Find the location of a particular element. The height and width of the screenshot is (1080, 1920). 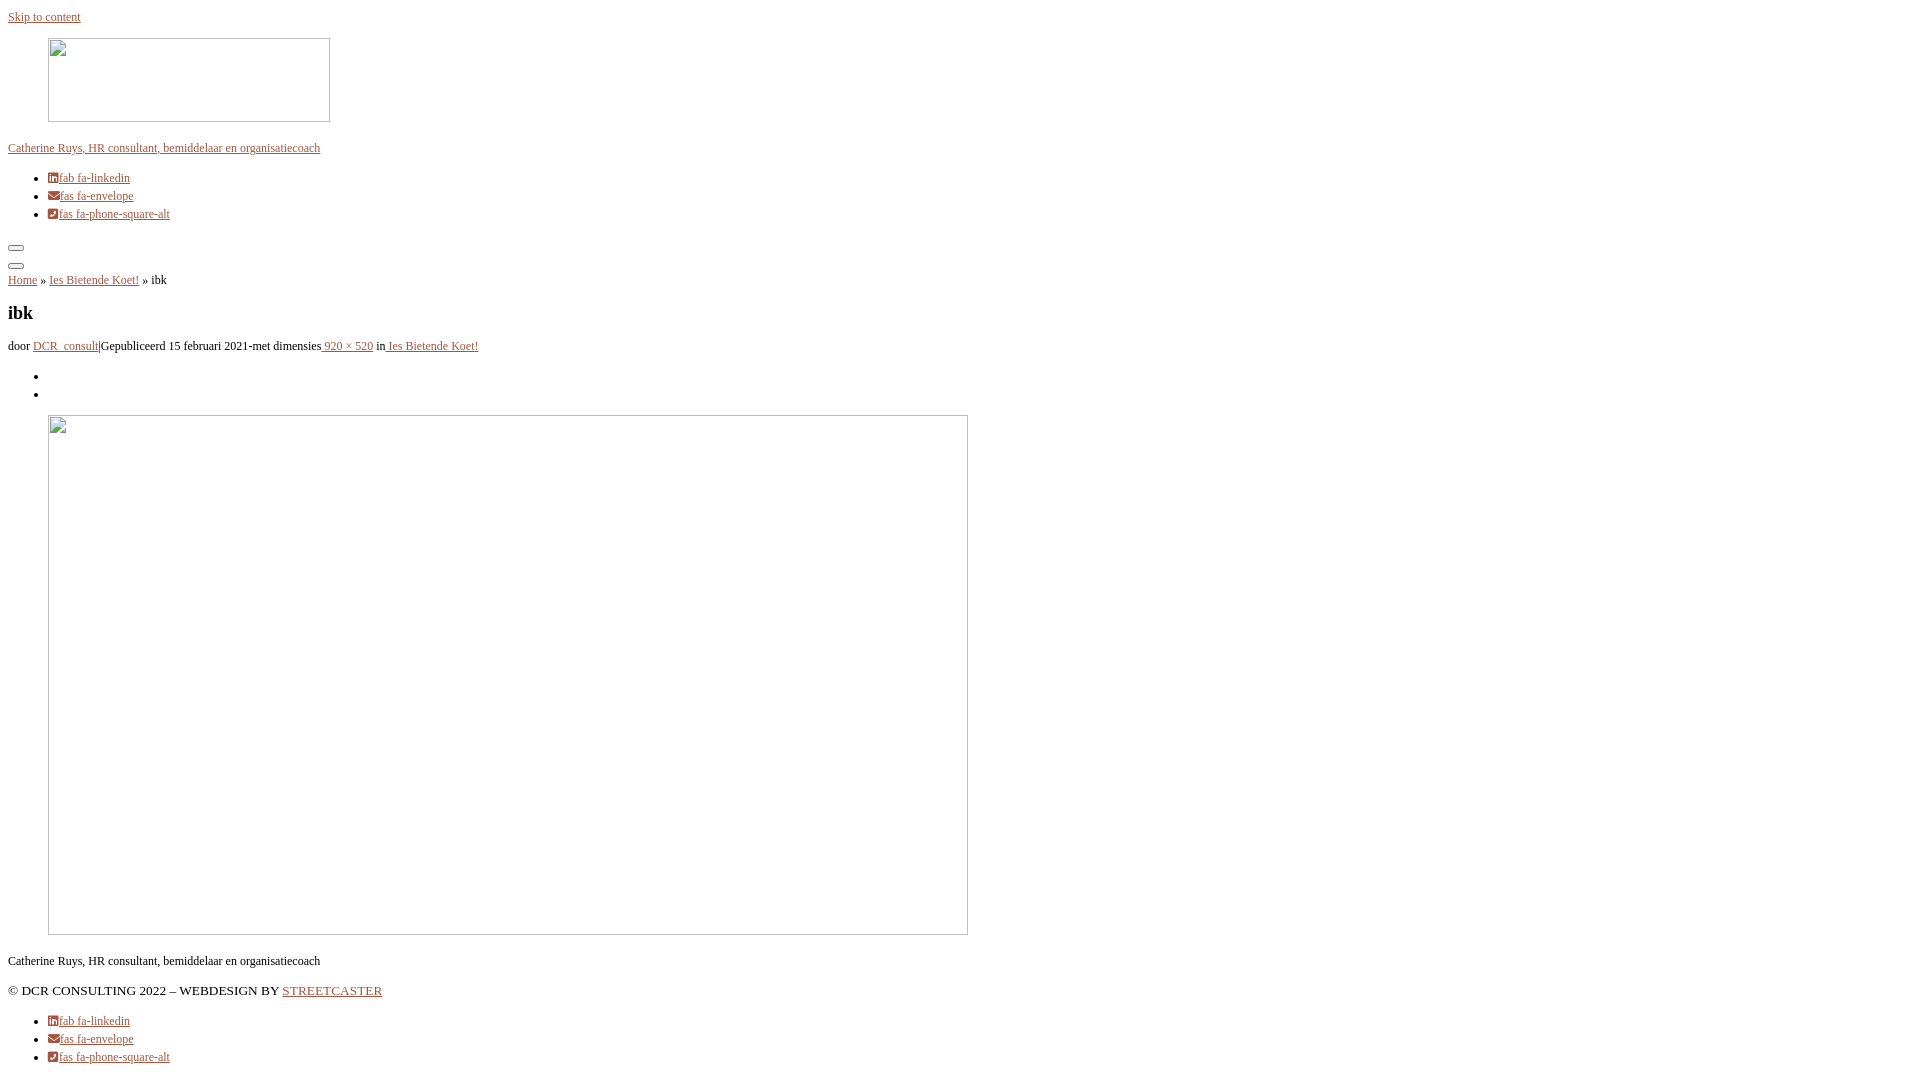

'fas fa-envelope' is located at coordinates (90, 1037).